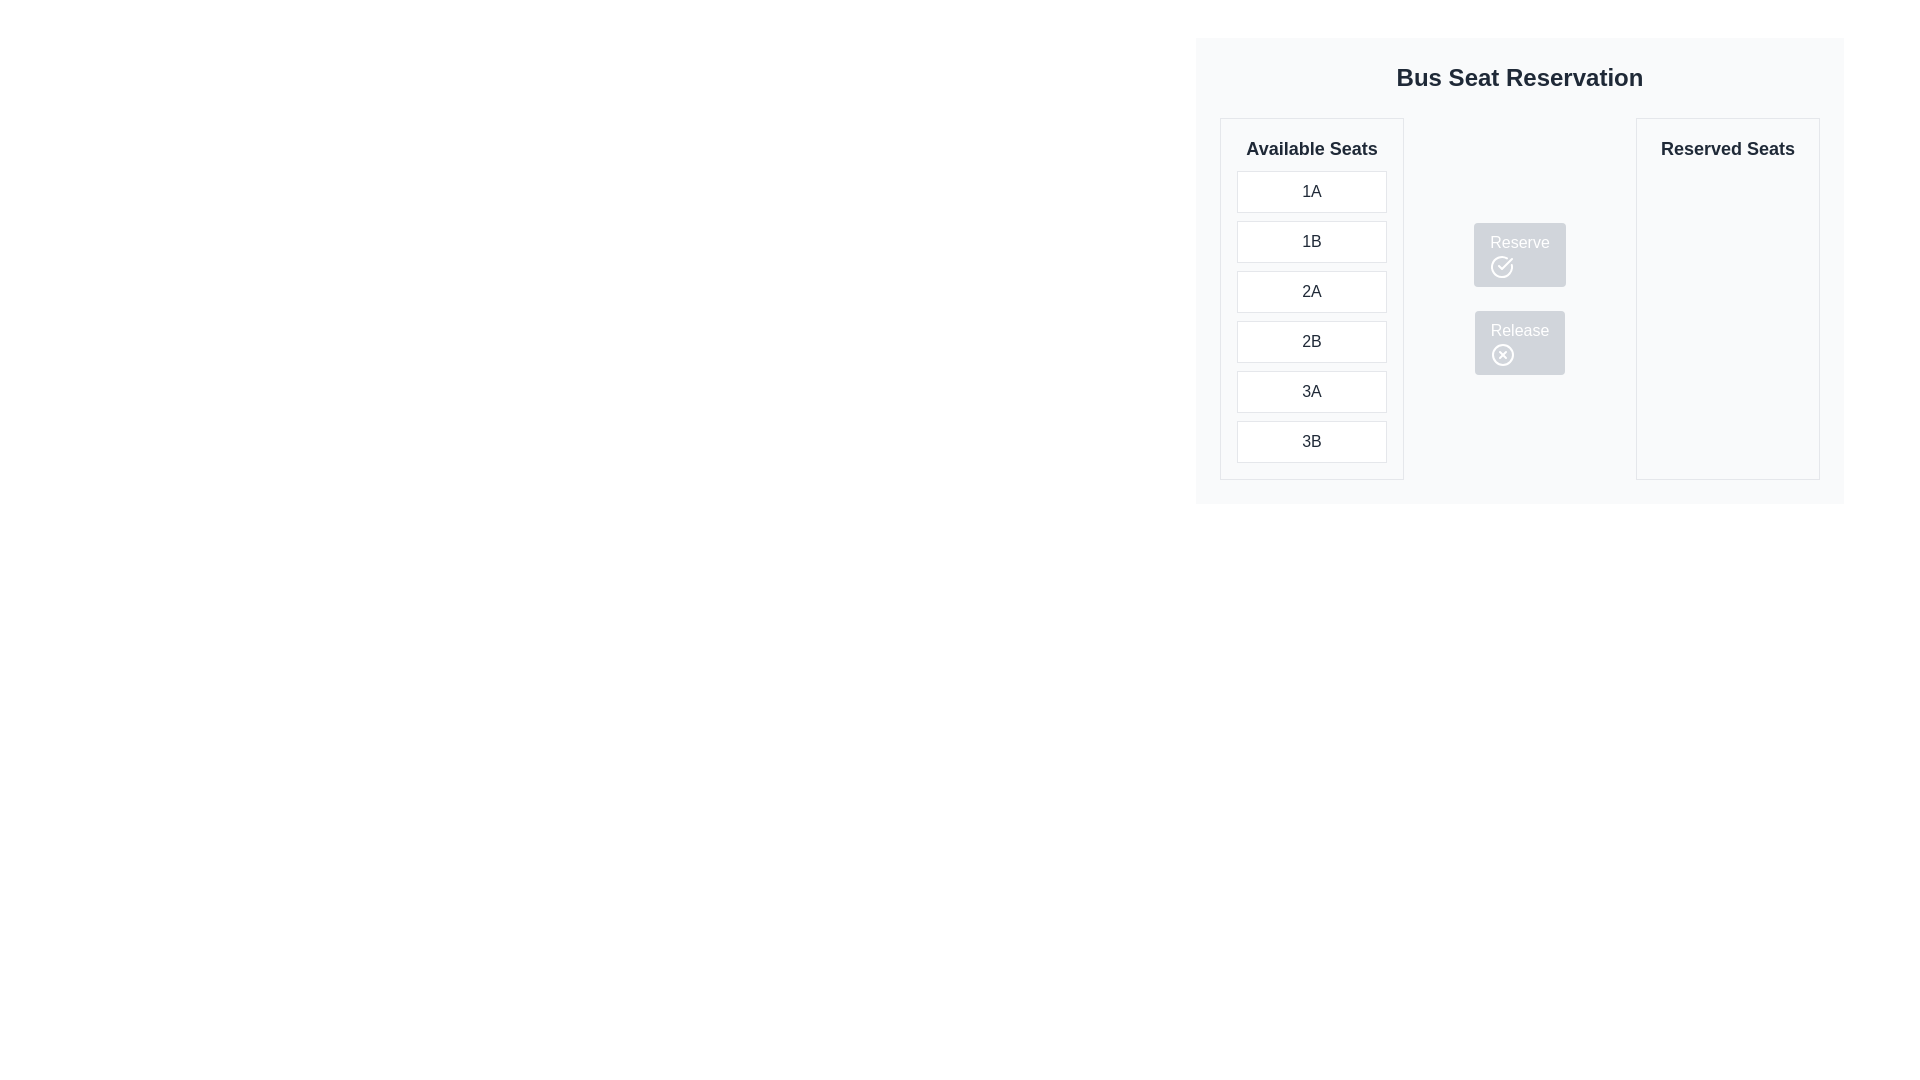 The height and width of the screenshot is (1080, 1920). Describe the element at coordinates (1502, 353) in the screenshot. I see `the disabled SVG icon within the 'Release' button that symbolizes the action to cancel or release a reservation` at that location.